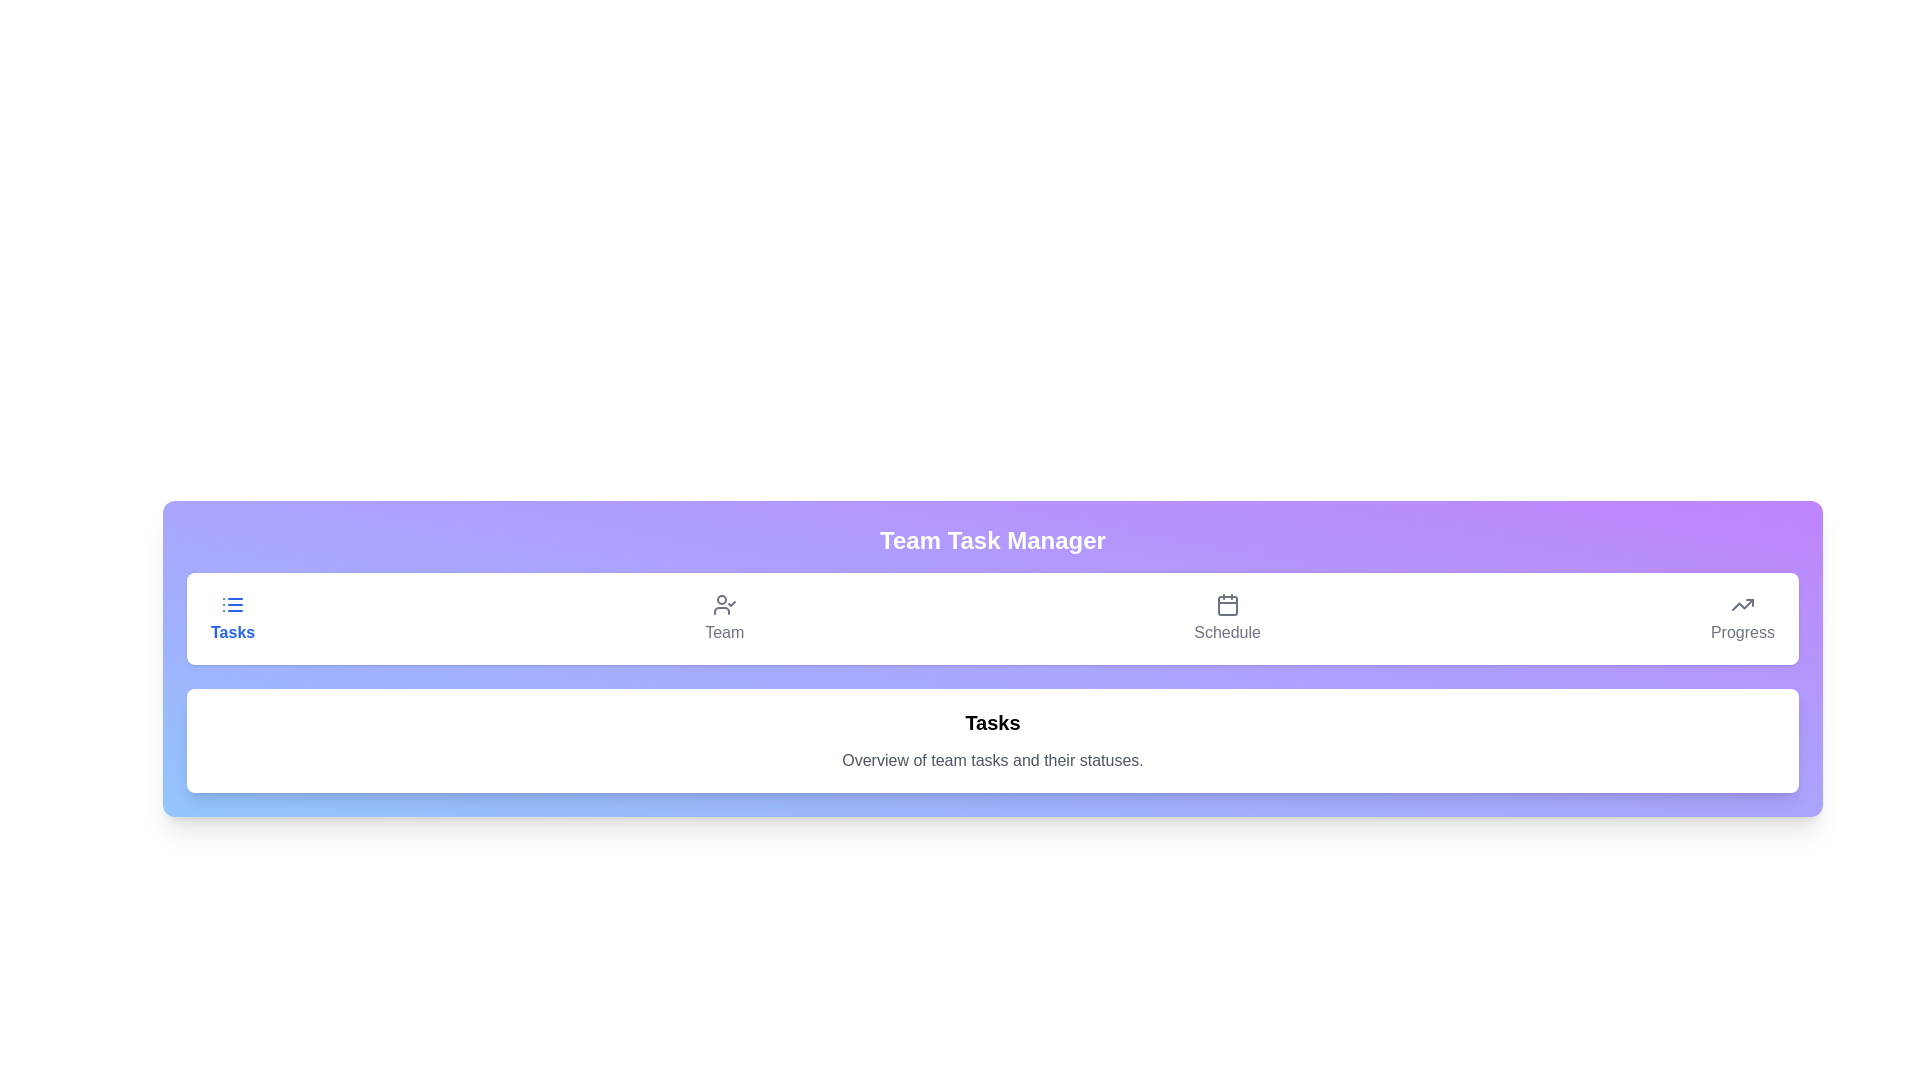 This screenshot has width=1920, height=1080. Describe the element at coordinates (1226, 617) in the screenshot. I see `the third interactive button in the top navigation bar, which is positioned between the 'Team' element on the left and the 'Progress' element on the right` at that location.